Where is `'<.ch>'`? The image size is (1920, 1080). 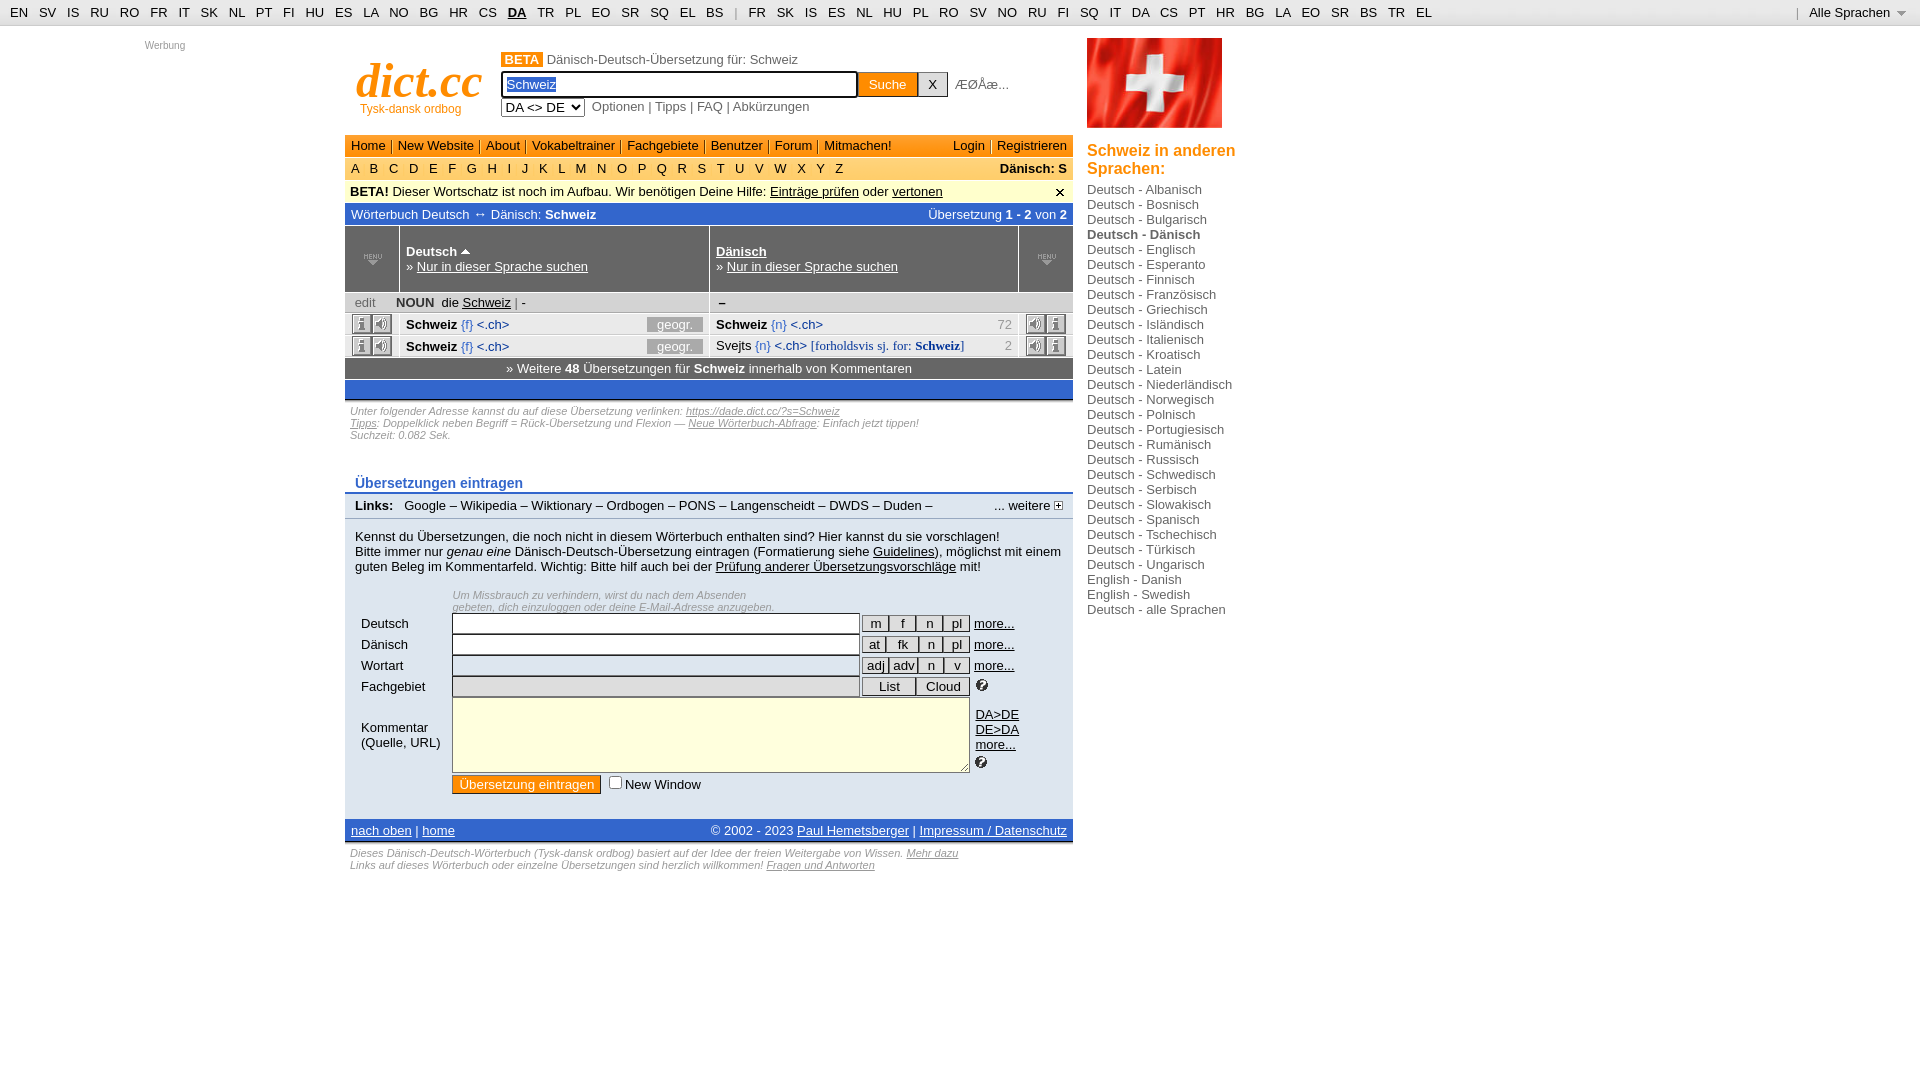
'<.ch>' is located at coordinates (493, 344).